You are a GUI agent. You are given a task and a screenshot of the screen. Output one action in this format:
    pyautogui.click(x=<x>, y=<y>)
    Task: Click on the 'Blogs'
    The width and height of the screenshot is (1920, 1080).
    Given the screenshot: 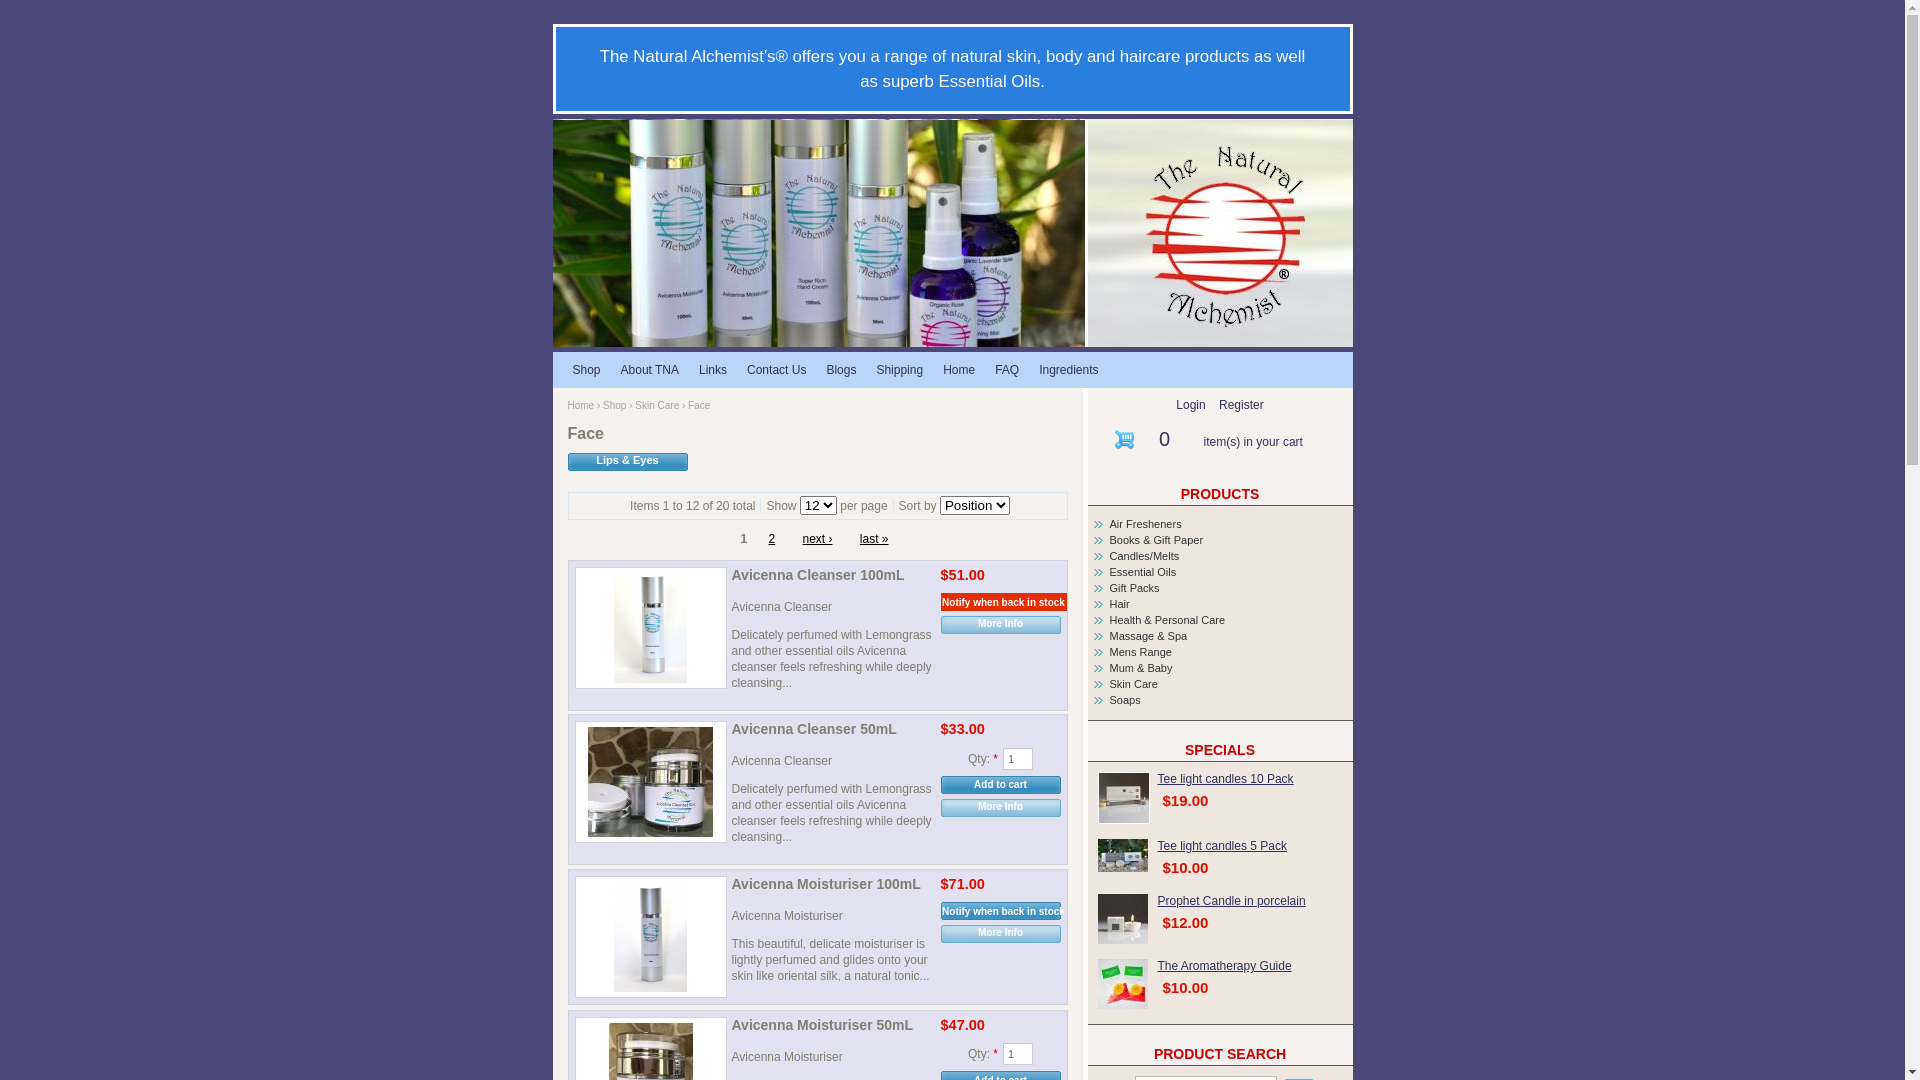 What is the action you would take?
    pyautogui.click(x=840, y=369)
    